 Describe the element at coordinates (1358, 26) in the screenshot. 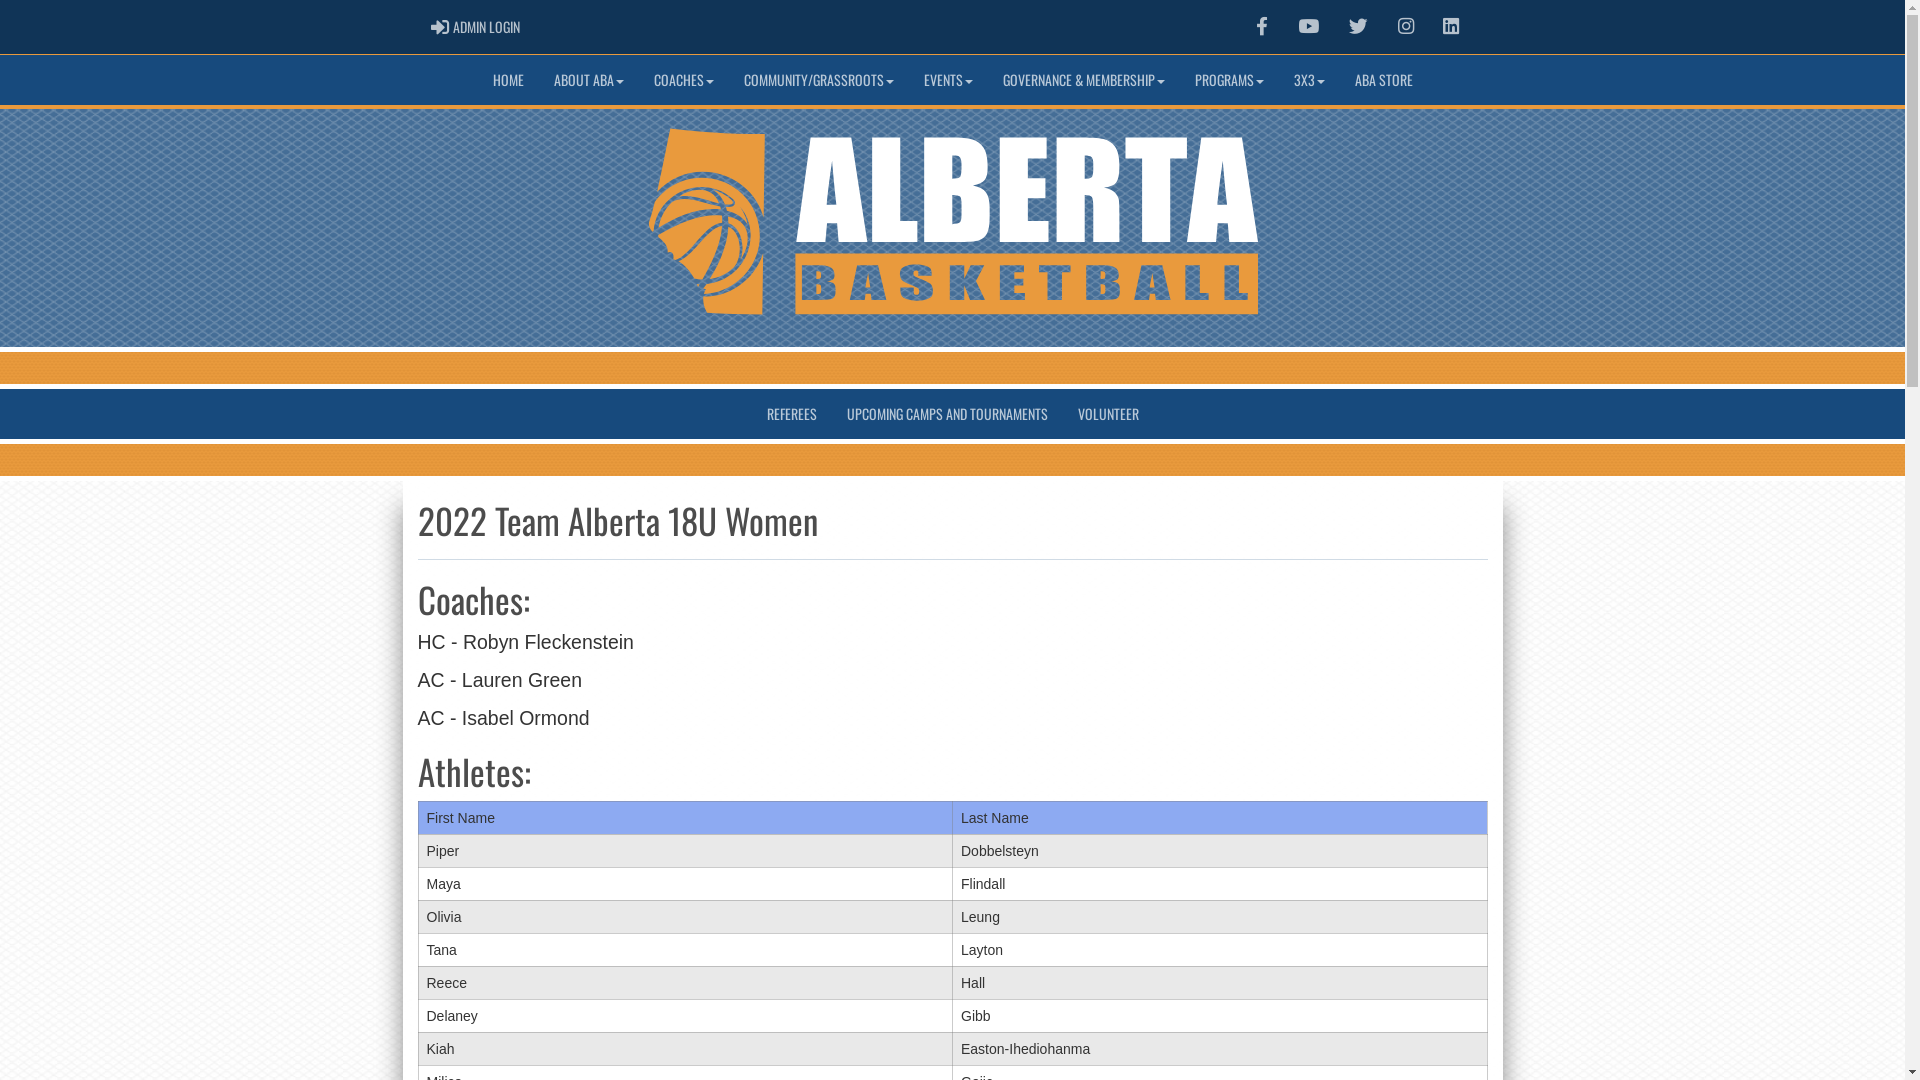

I see `'follow us'` at that location.